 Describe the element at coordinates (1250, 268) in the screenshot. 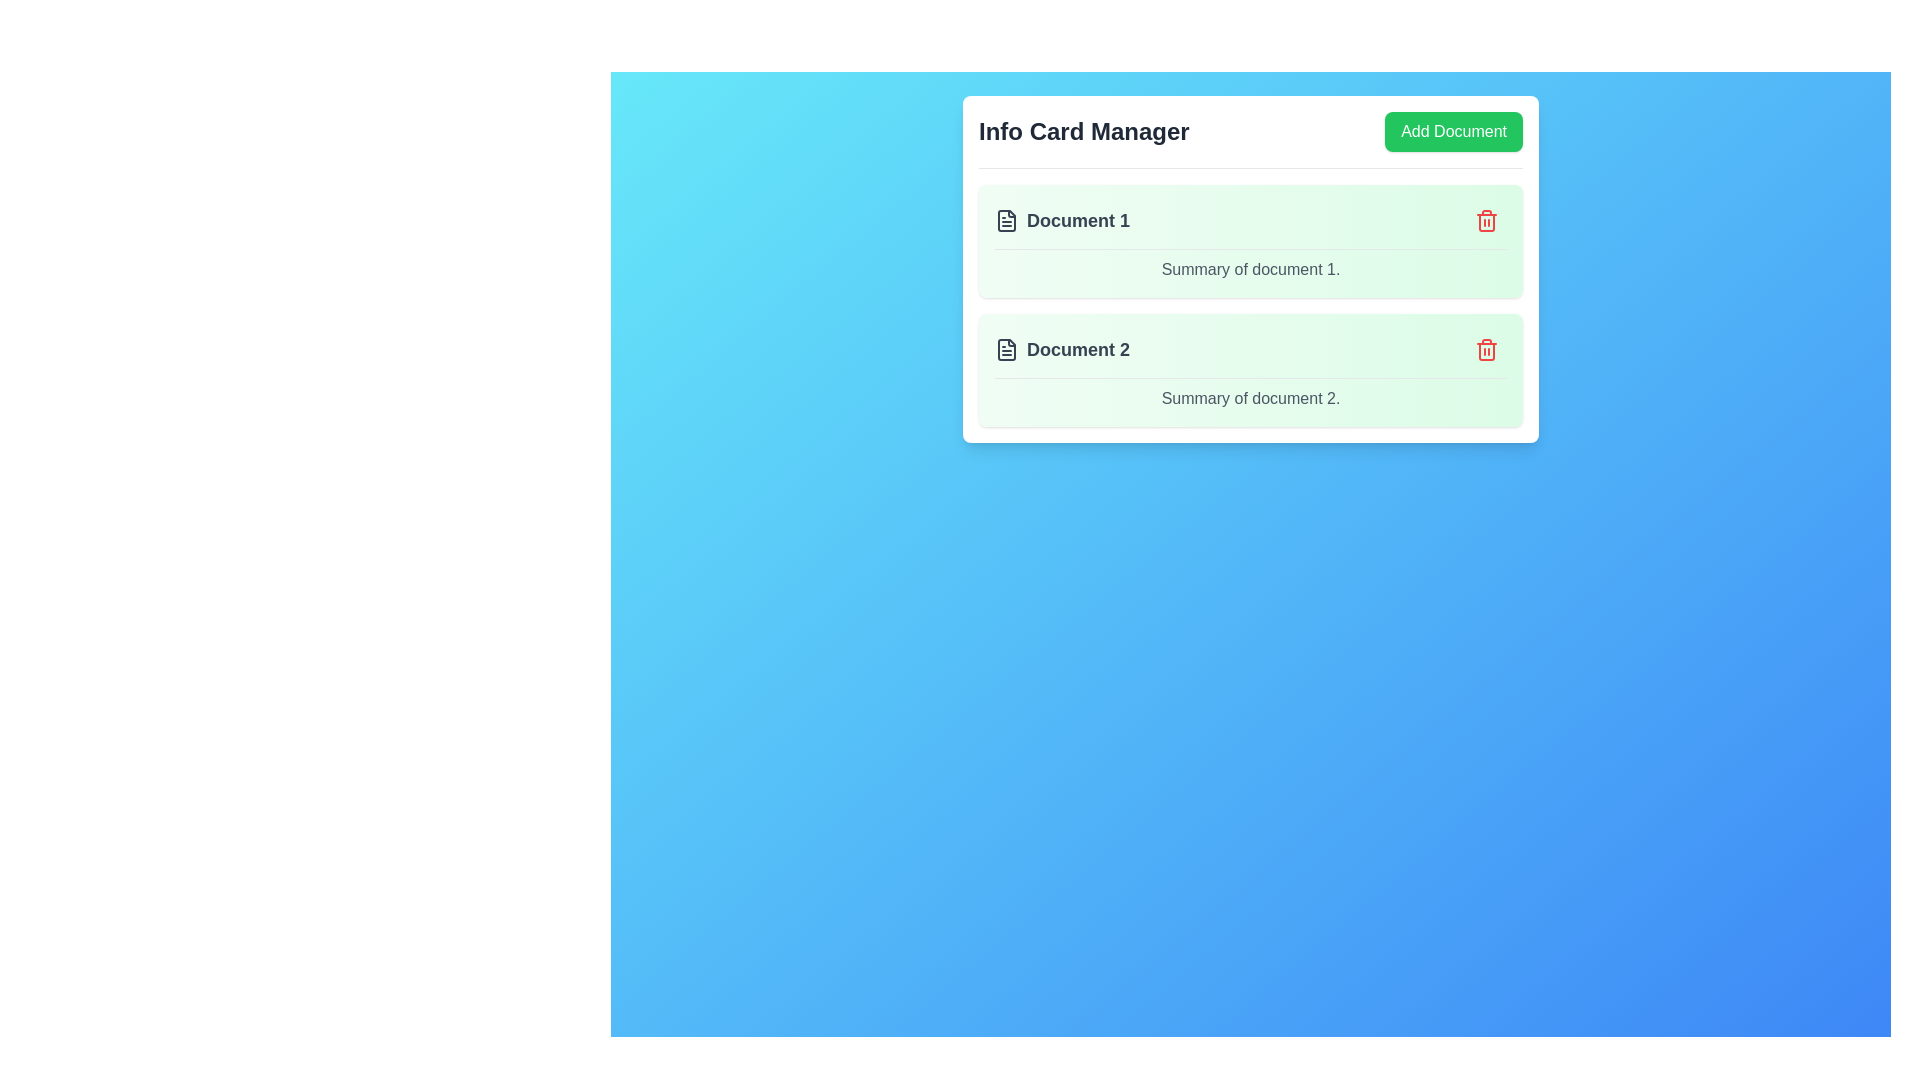

I see `document summaries displayed in the 'Info Card Manager' card UI element, which includes 'Document 1' and 'Document 2' with their respective summaries` at that location.